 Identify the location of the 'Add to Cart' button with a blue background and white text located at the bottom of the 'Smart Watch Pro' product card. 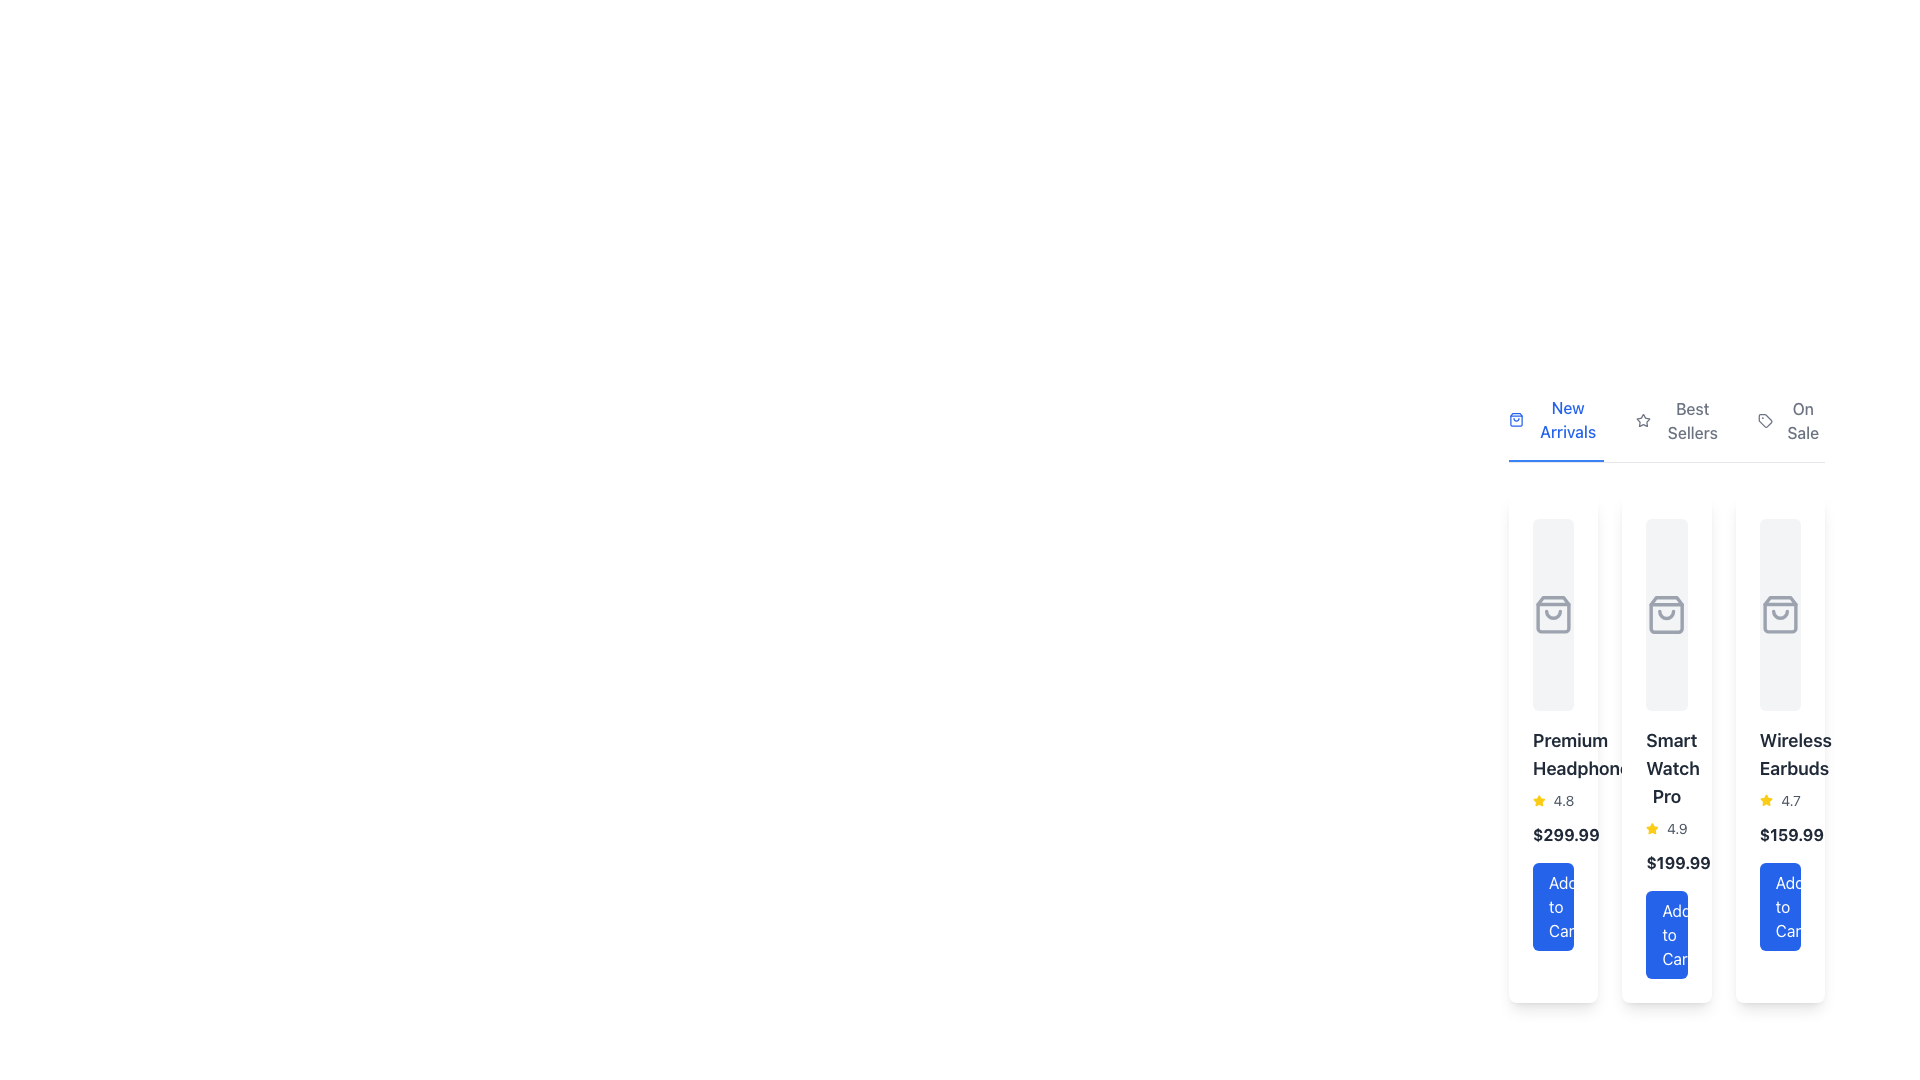
(1666, 934).